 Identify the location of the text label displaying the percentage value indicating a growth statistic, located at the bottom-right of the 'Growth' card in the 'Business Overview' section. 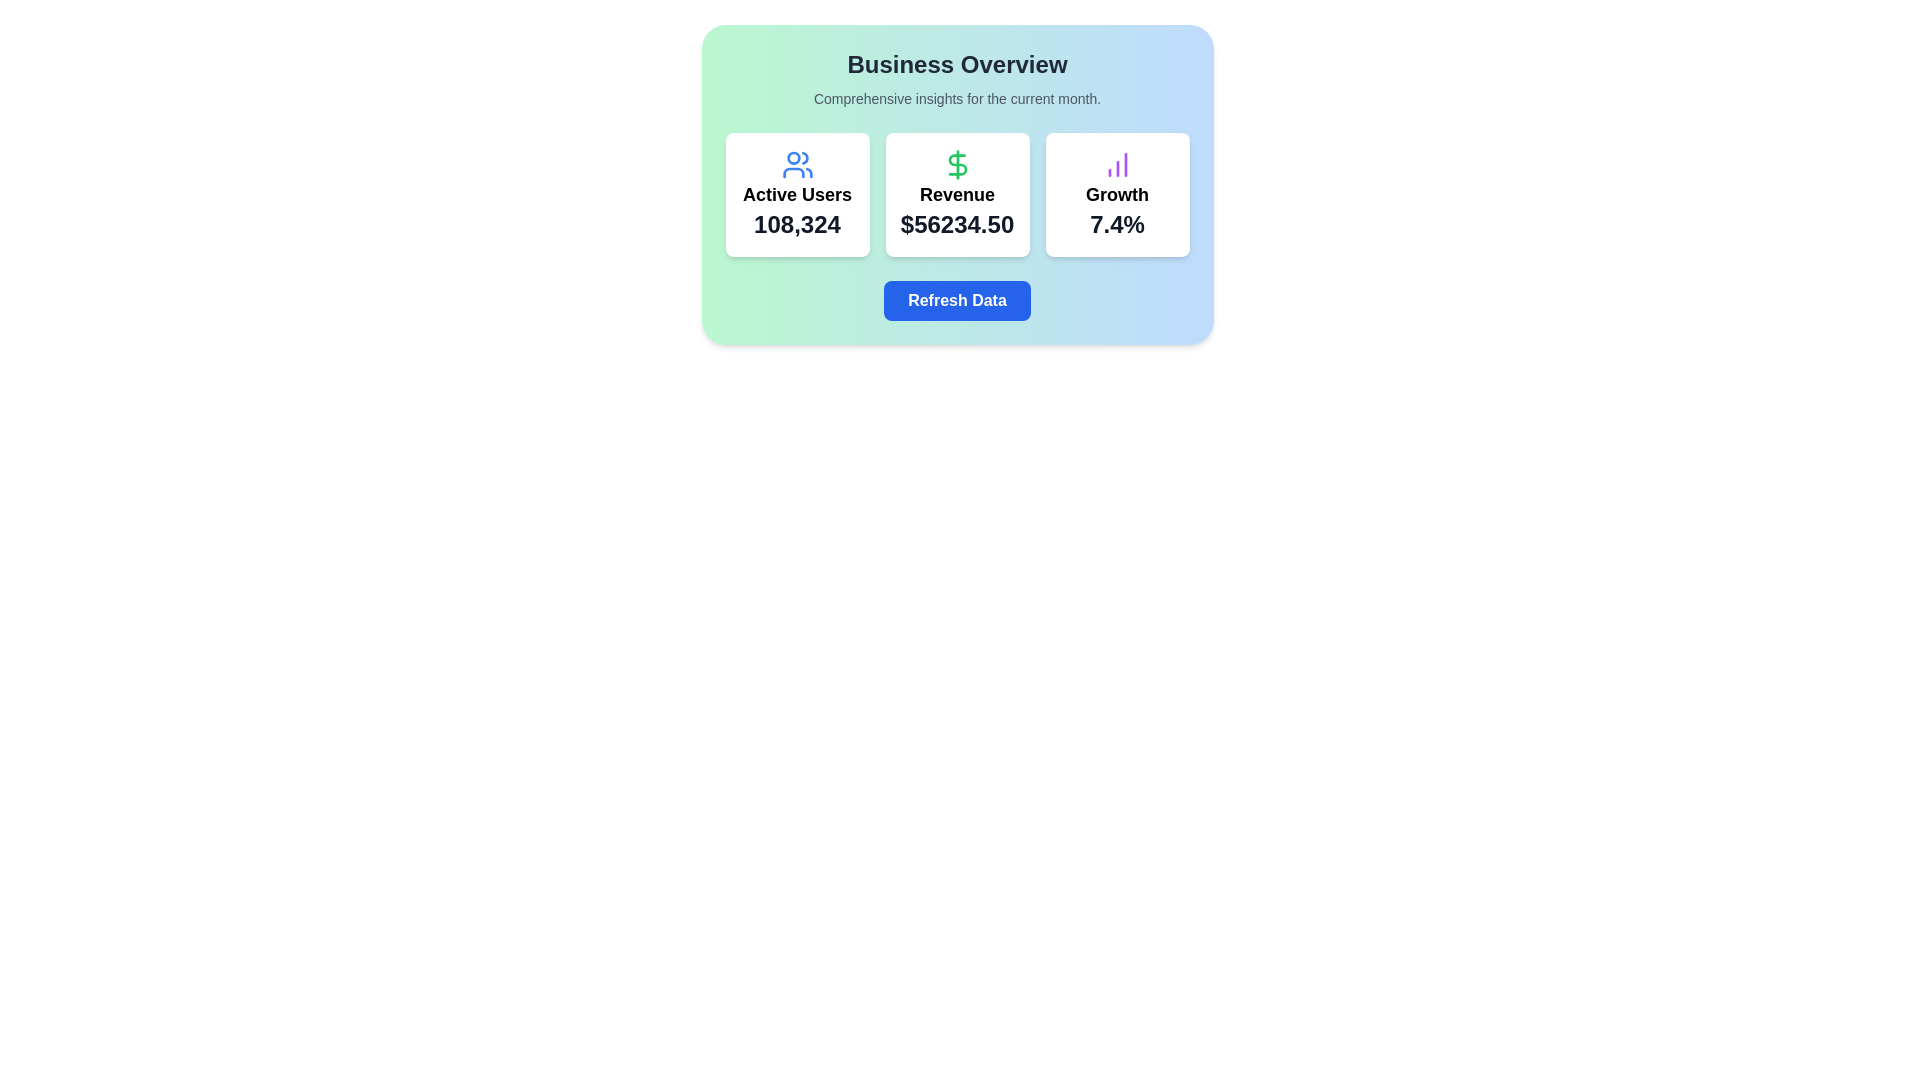
(1116, 224).